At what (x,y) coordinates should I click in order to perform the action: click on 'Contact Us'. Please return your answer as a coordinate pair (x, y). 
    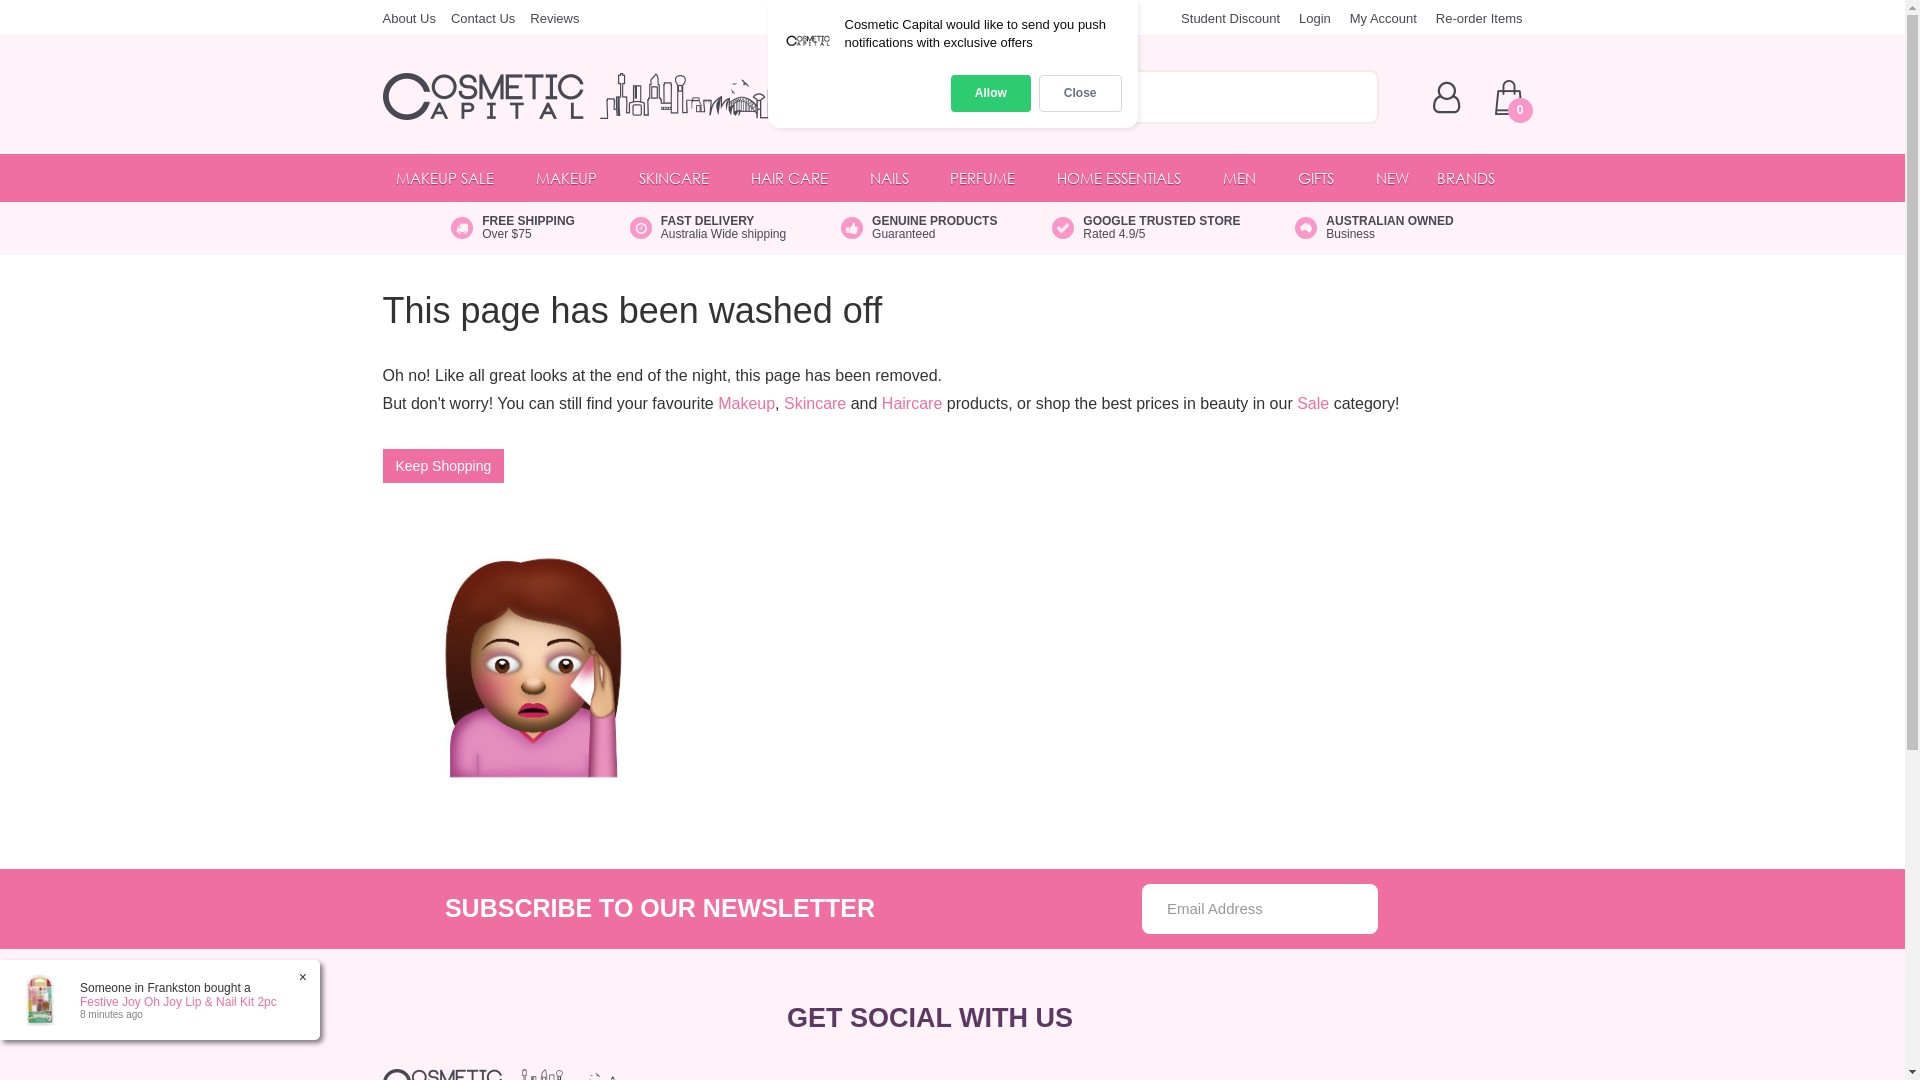
    Looking at the image, I should click on (450, 18).